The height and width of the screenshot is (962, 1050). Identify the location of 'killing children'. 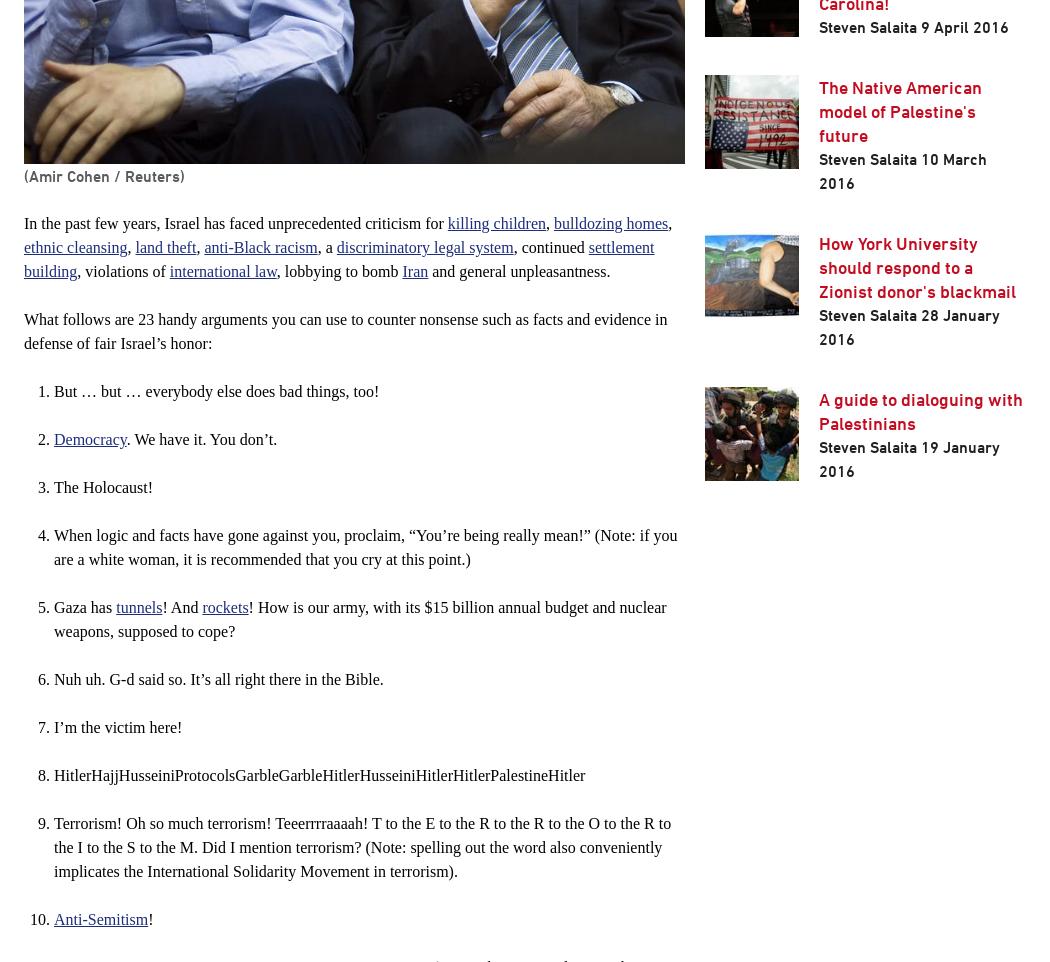
(495, 222).